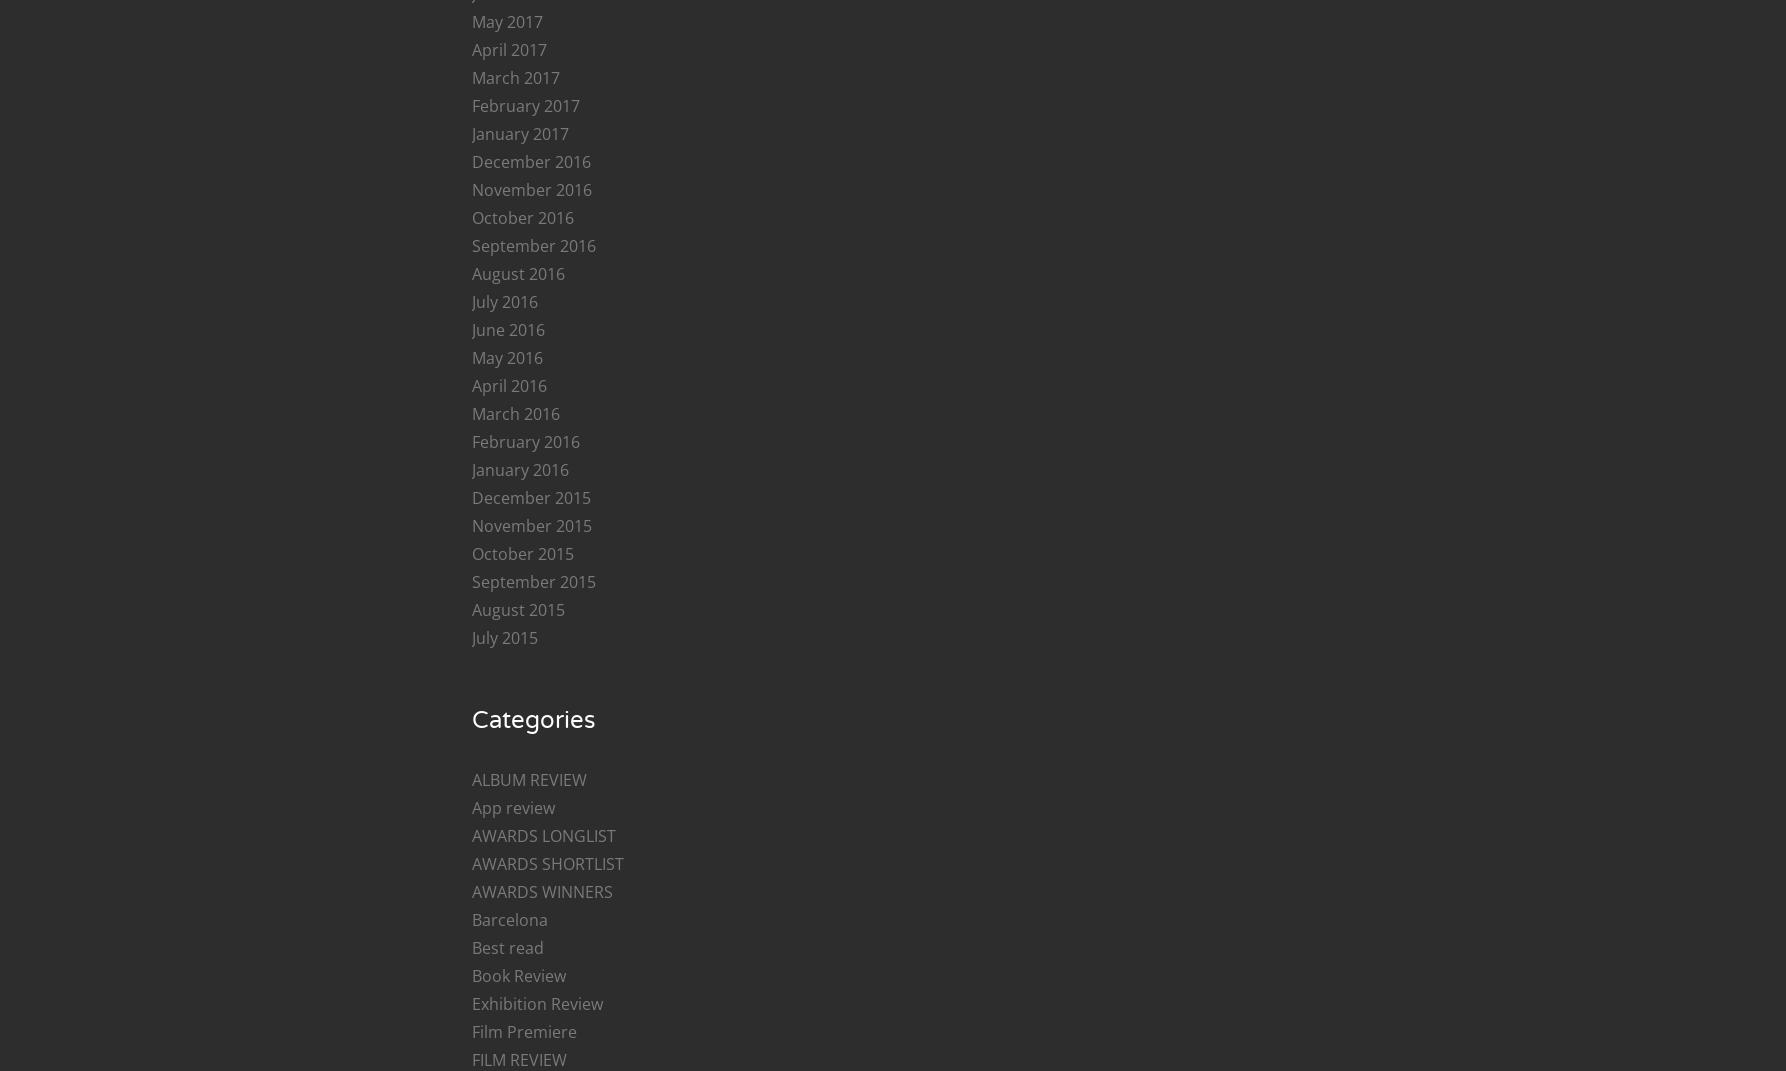 This screenshot has width=1786, height=1071. Describe the element at coordinates (521, 554) in the screenshot. I see `'October 2015'` at that location.